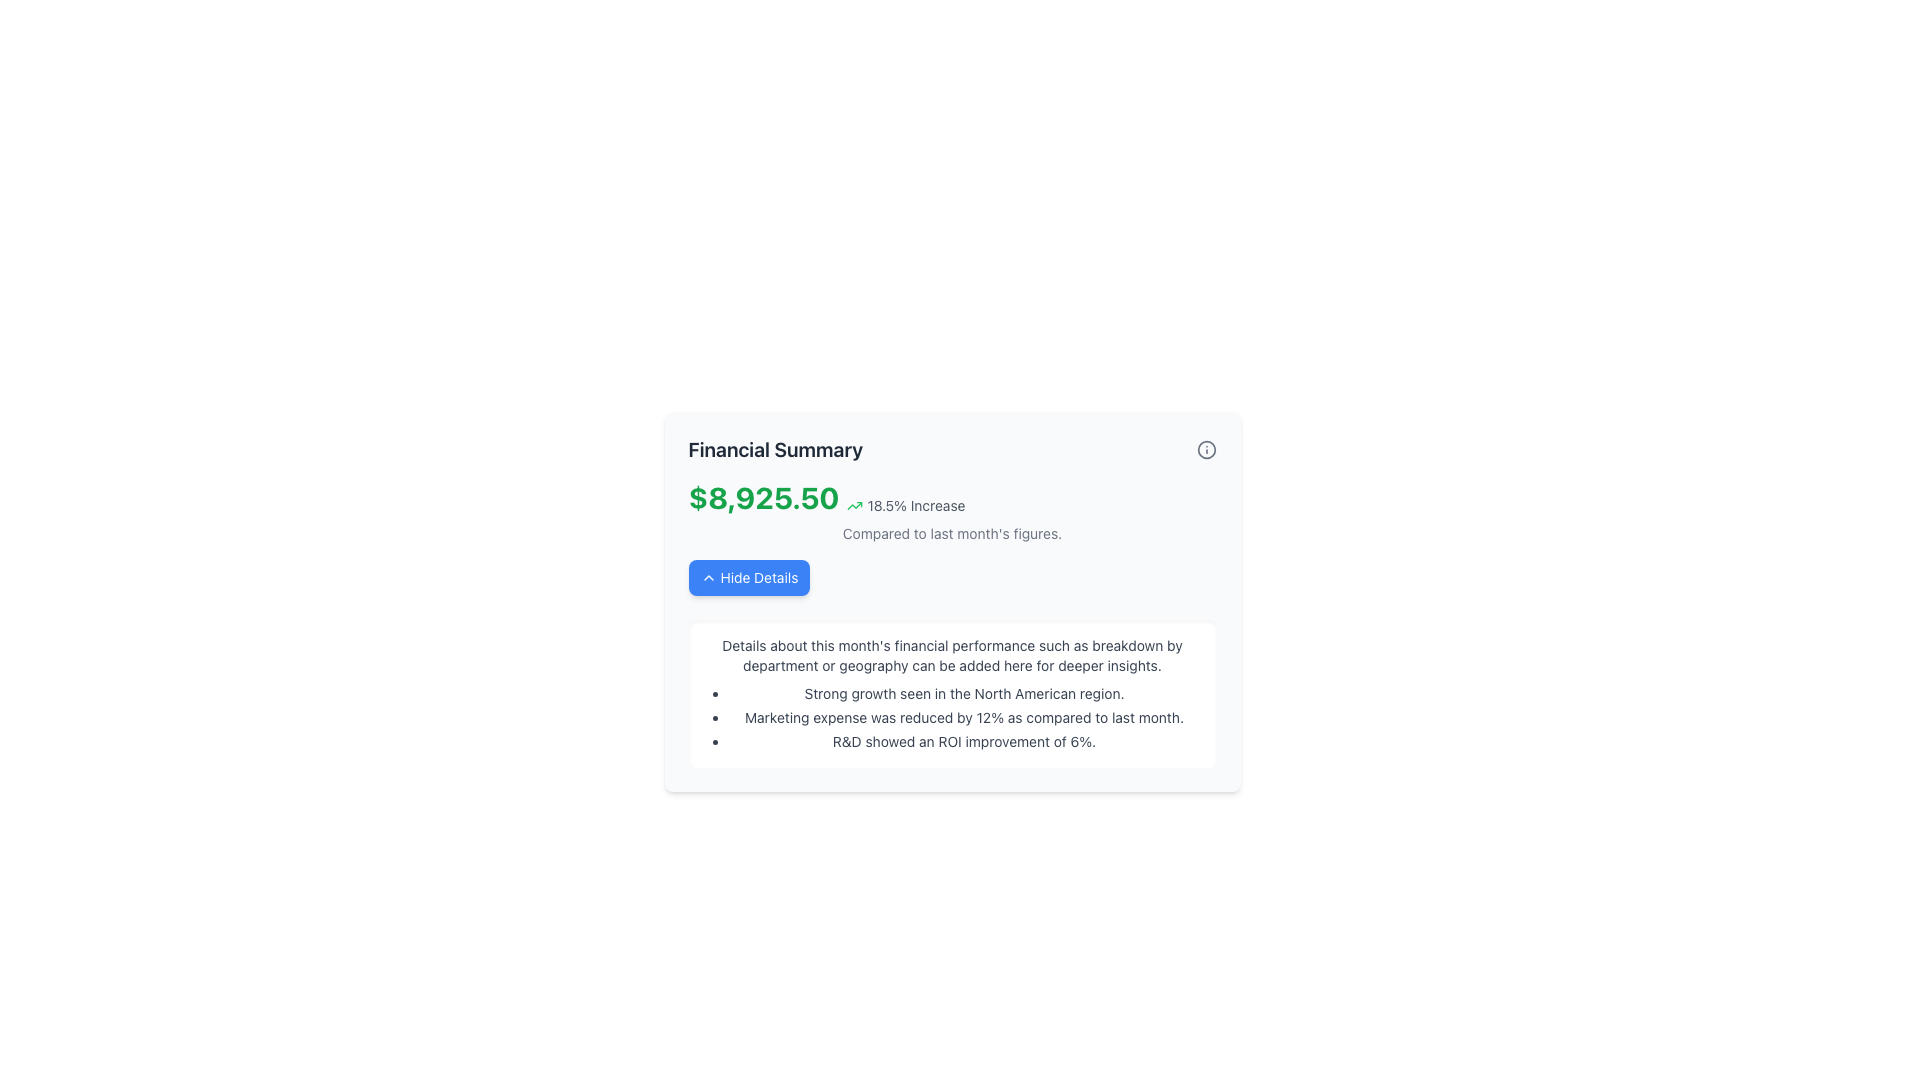 The width and height of the screenshot is (1920, 1080). Describe the element at coordinates (748, 578) in the screenshot. I see `the blue 'Hide Details' button with white text and an upward-facing arrow icon` at that location.